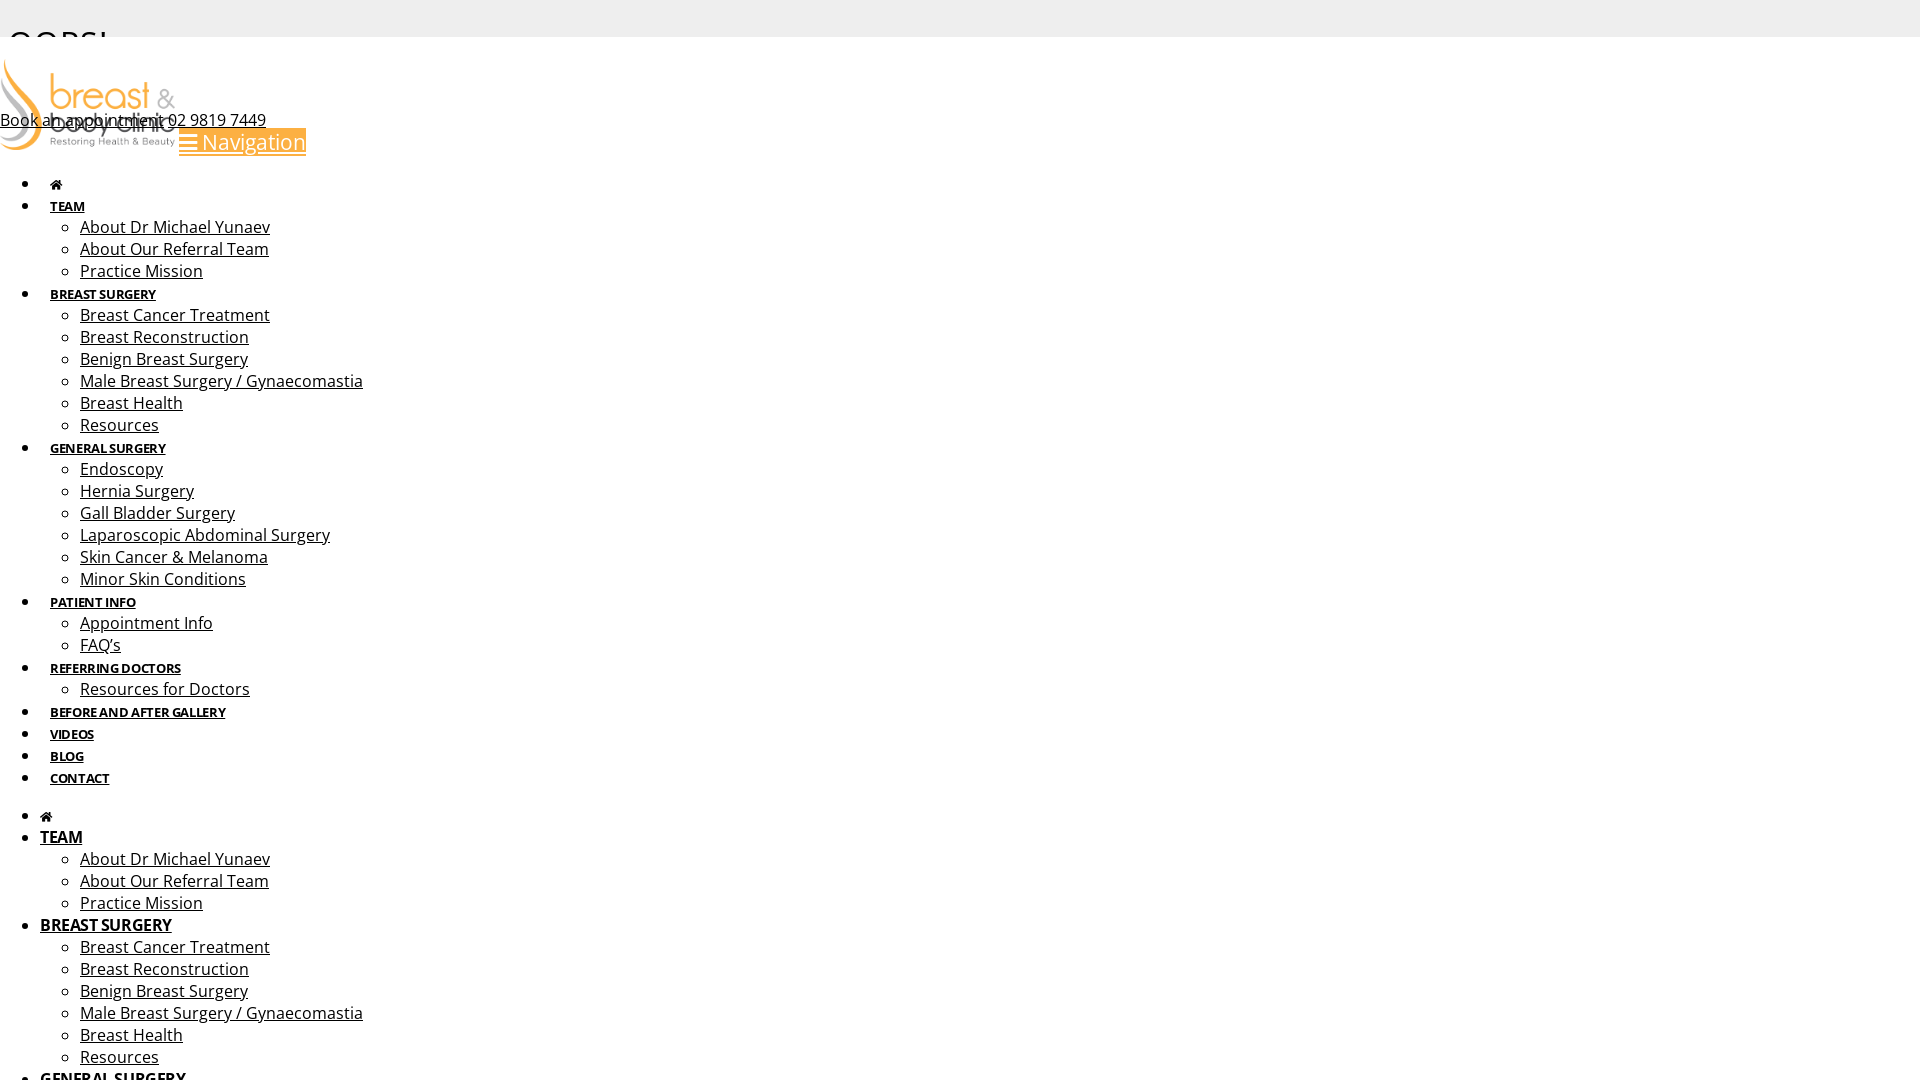 The width and height of the screenshot is (1920, 1080). What do you see at coordinates (114, 663) in the screenshot?
I see `'REFERRING DOCTORS'` at bounding box center [114, 663].